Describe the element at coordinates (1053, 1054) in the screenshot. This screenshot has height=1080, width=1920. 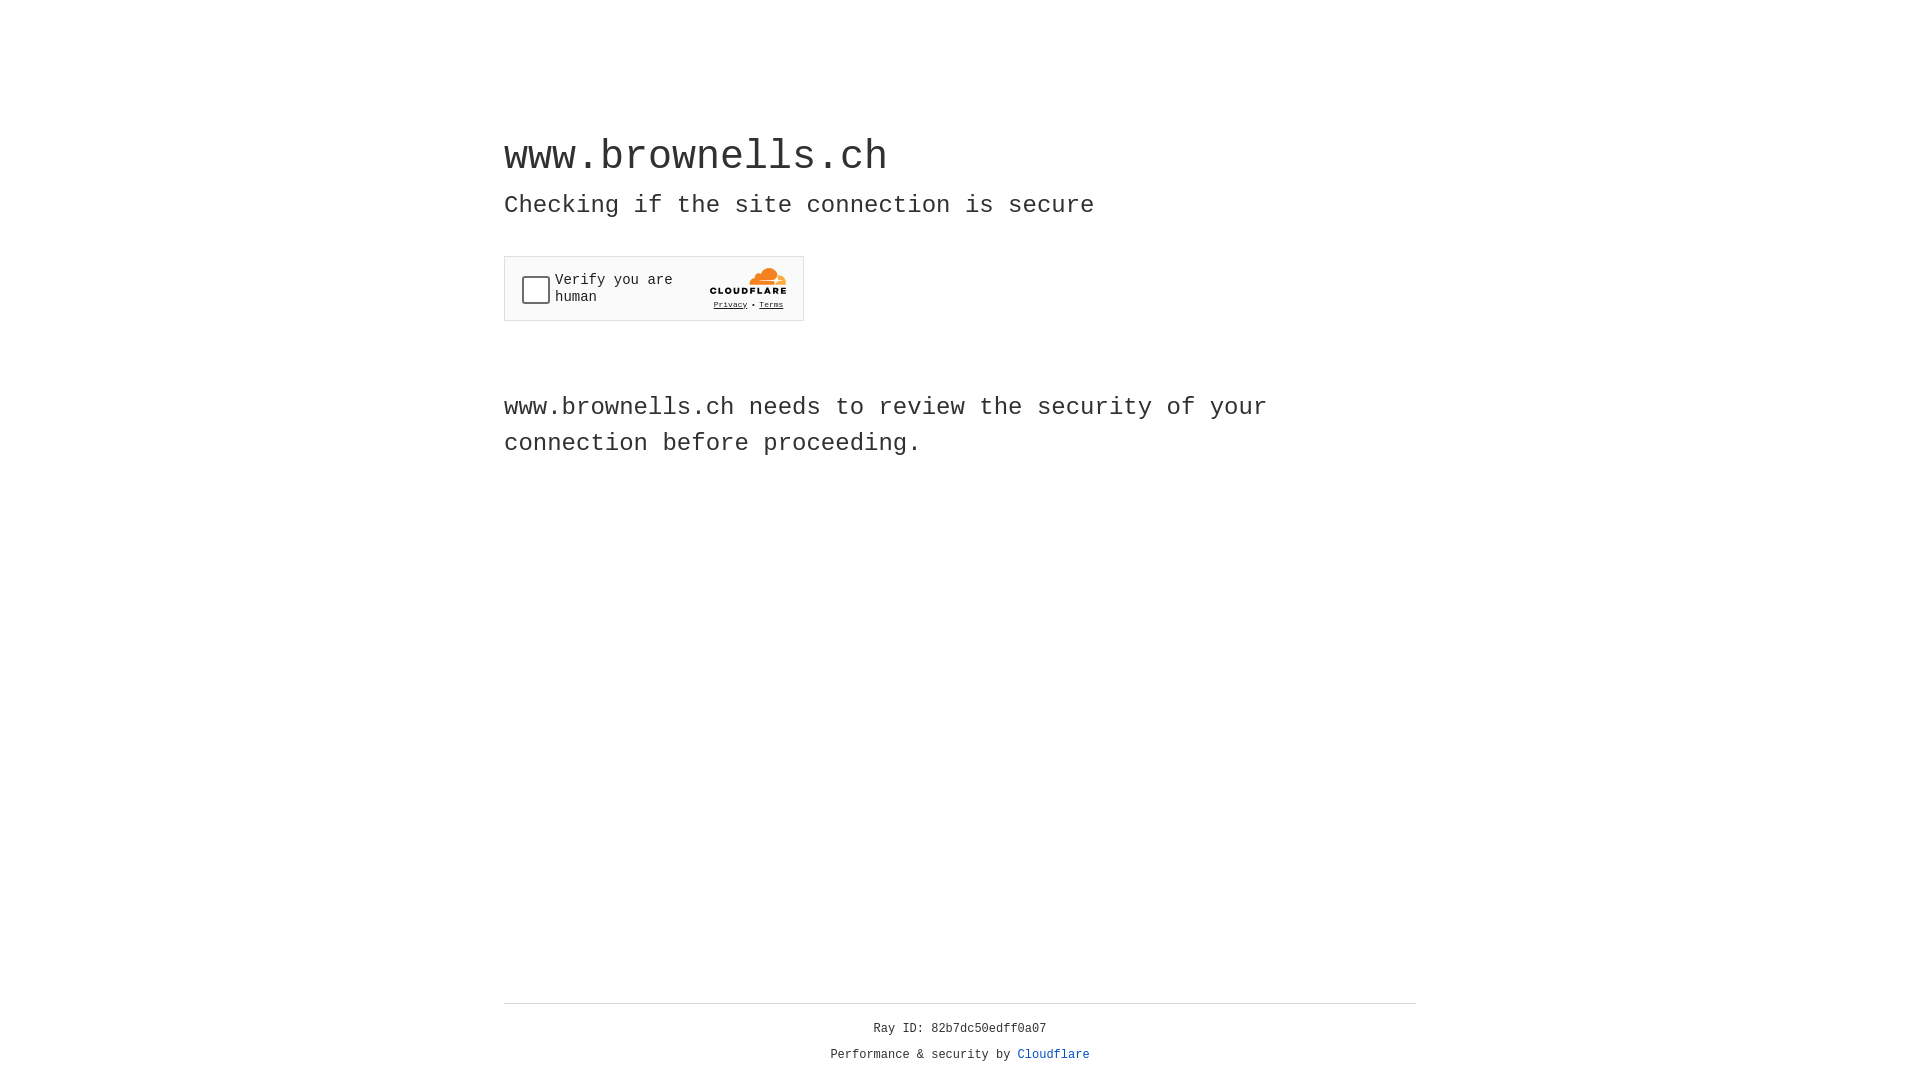
I see `'Cloudflare'` at that location.